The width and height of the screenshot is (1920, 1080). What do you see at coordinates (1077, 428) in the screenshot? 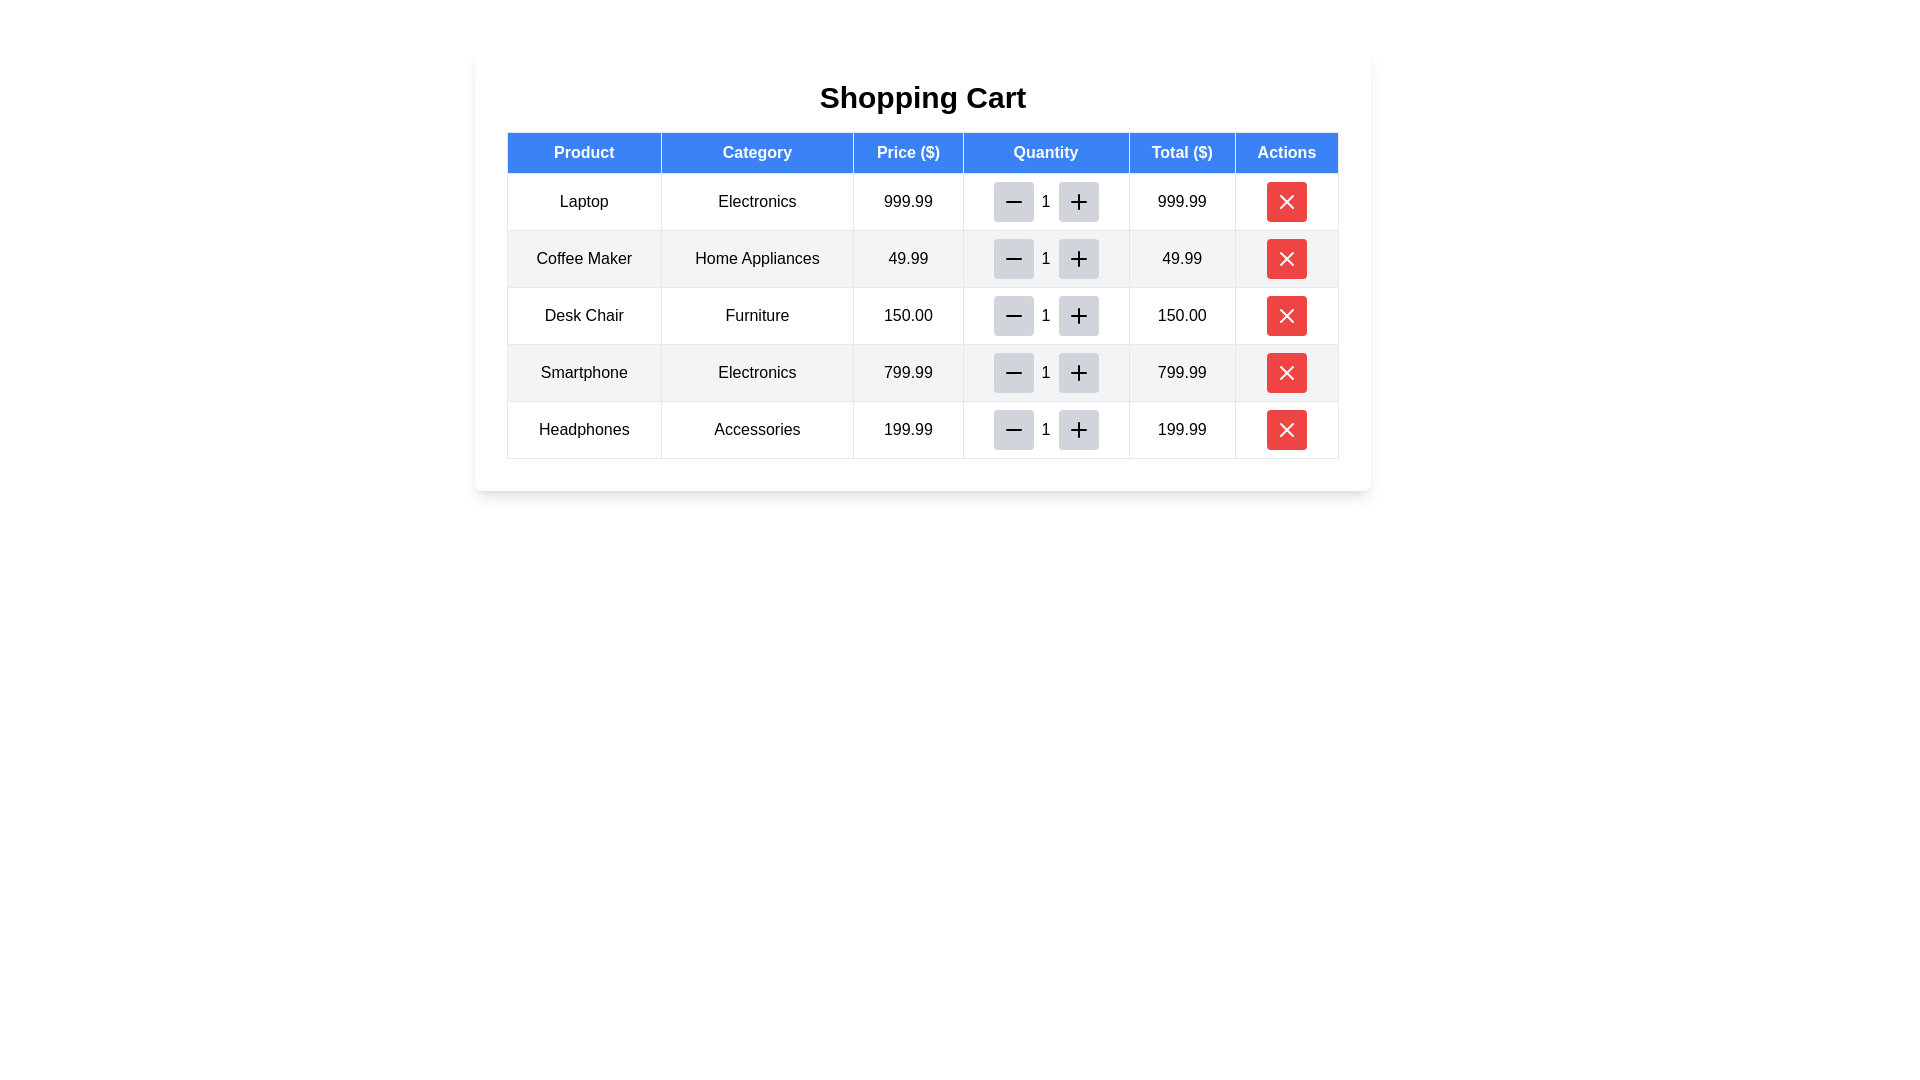
I see `the increment button located in the last row of the shopping cart table under the Quantity column, positioned to the right of the number '1'` at bounding box center [1077, 428].